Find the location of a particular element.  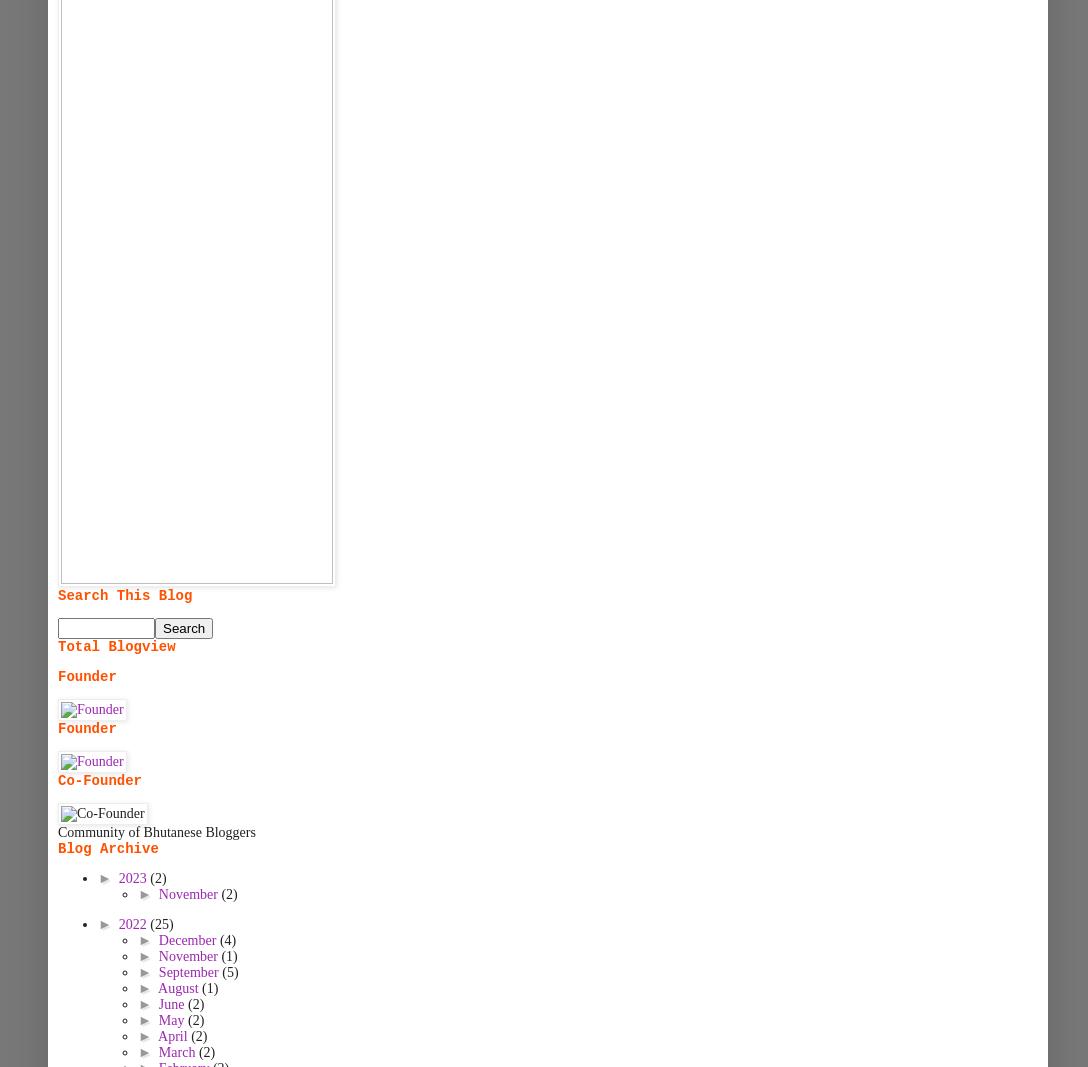

'December' is located at coordinates (187, 940).